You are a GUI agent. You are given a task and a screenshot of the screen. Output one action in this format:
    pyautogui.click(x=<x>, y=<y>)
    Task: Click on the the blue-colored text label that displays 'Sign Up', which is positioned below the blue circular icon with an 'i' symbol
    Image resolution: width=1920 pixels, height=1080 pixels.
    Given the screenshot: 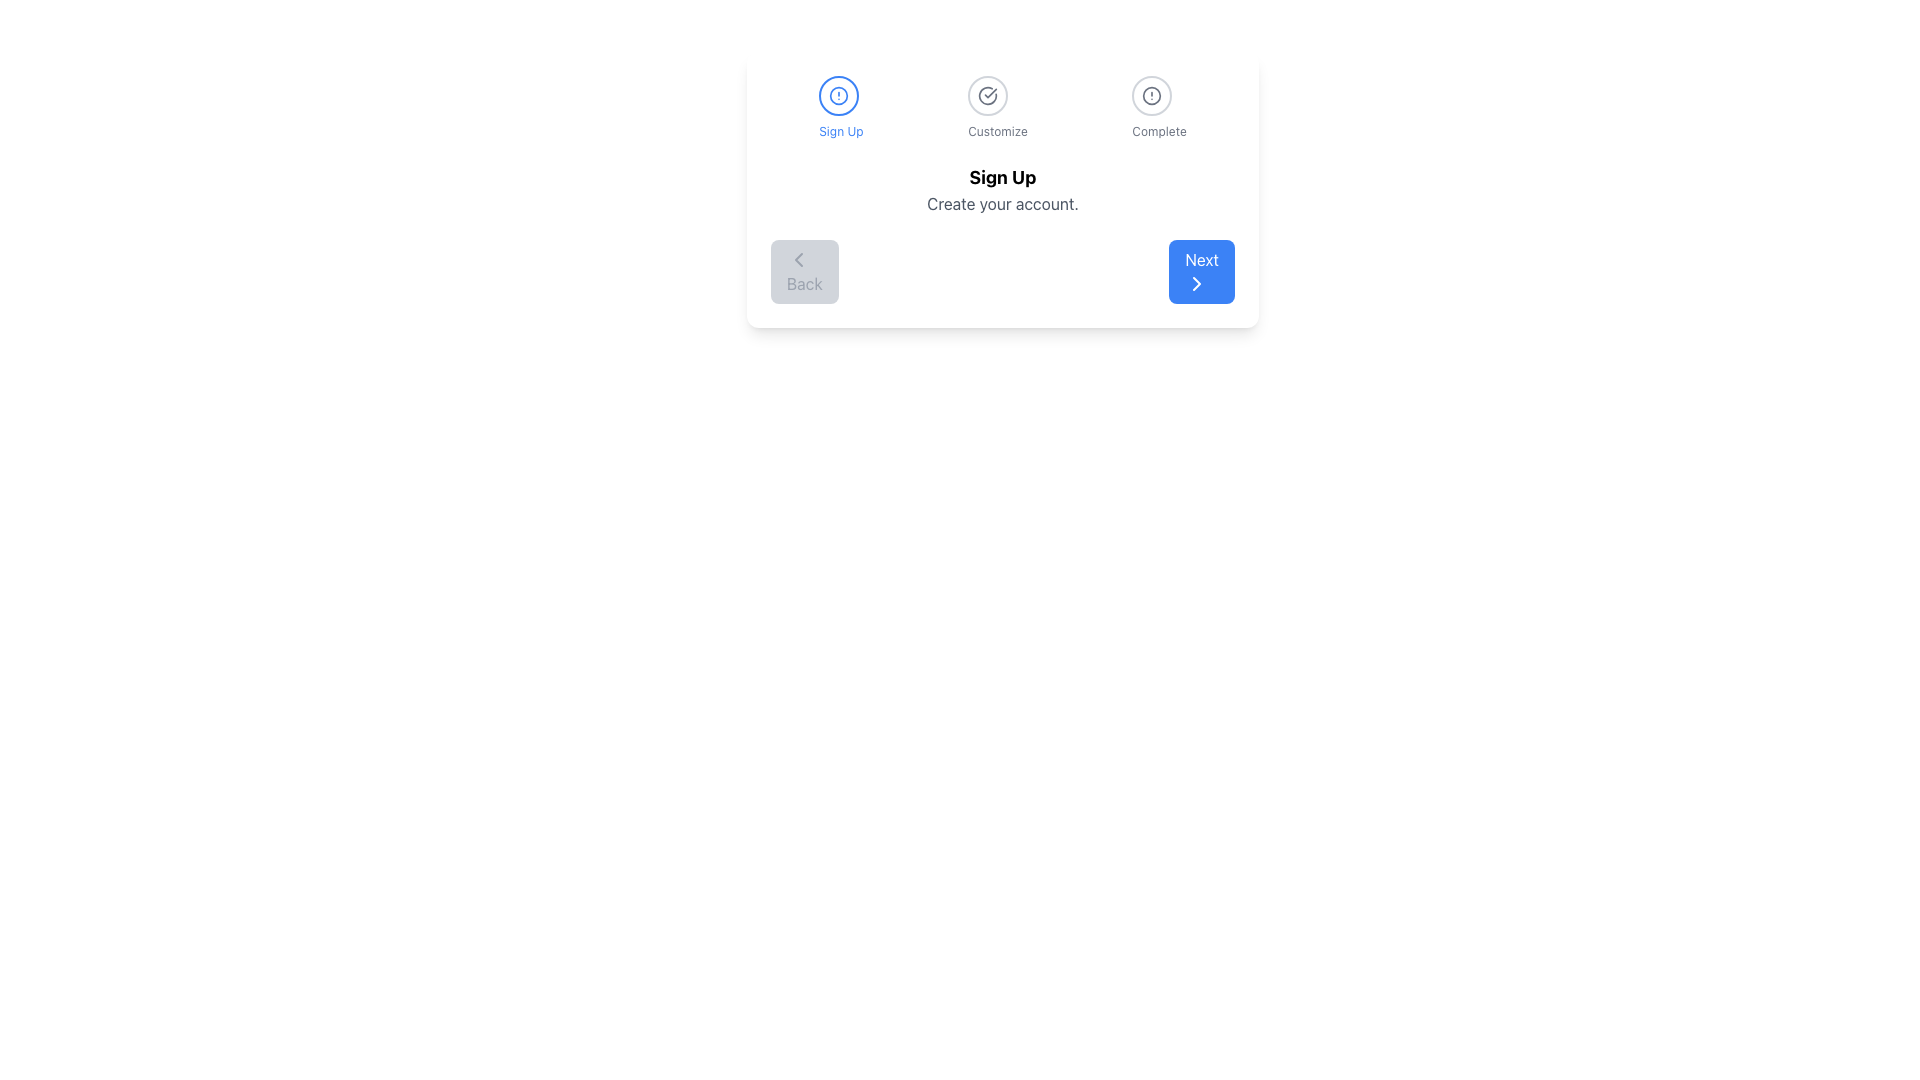 What is the action you would take?
    pyautogui.click(x=841, y=131)
    